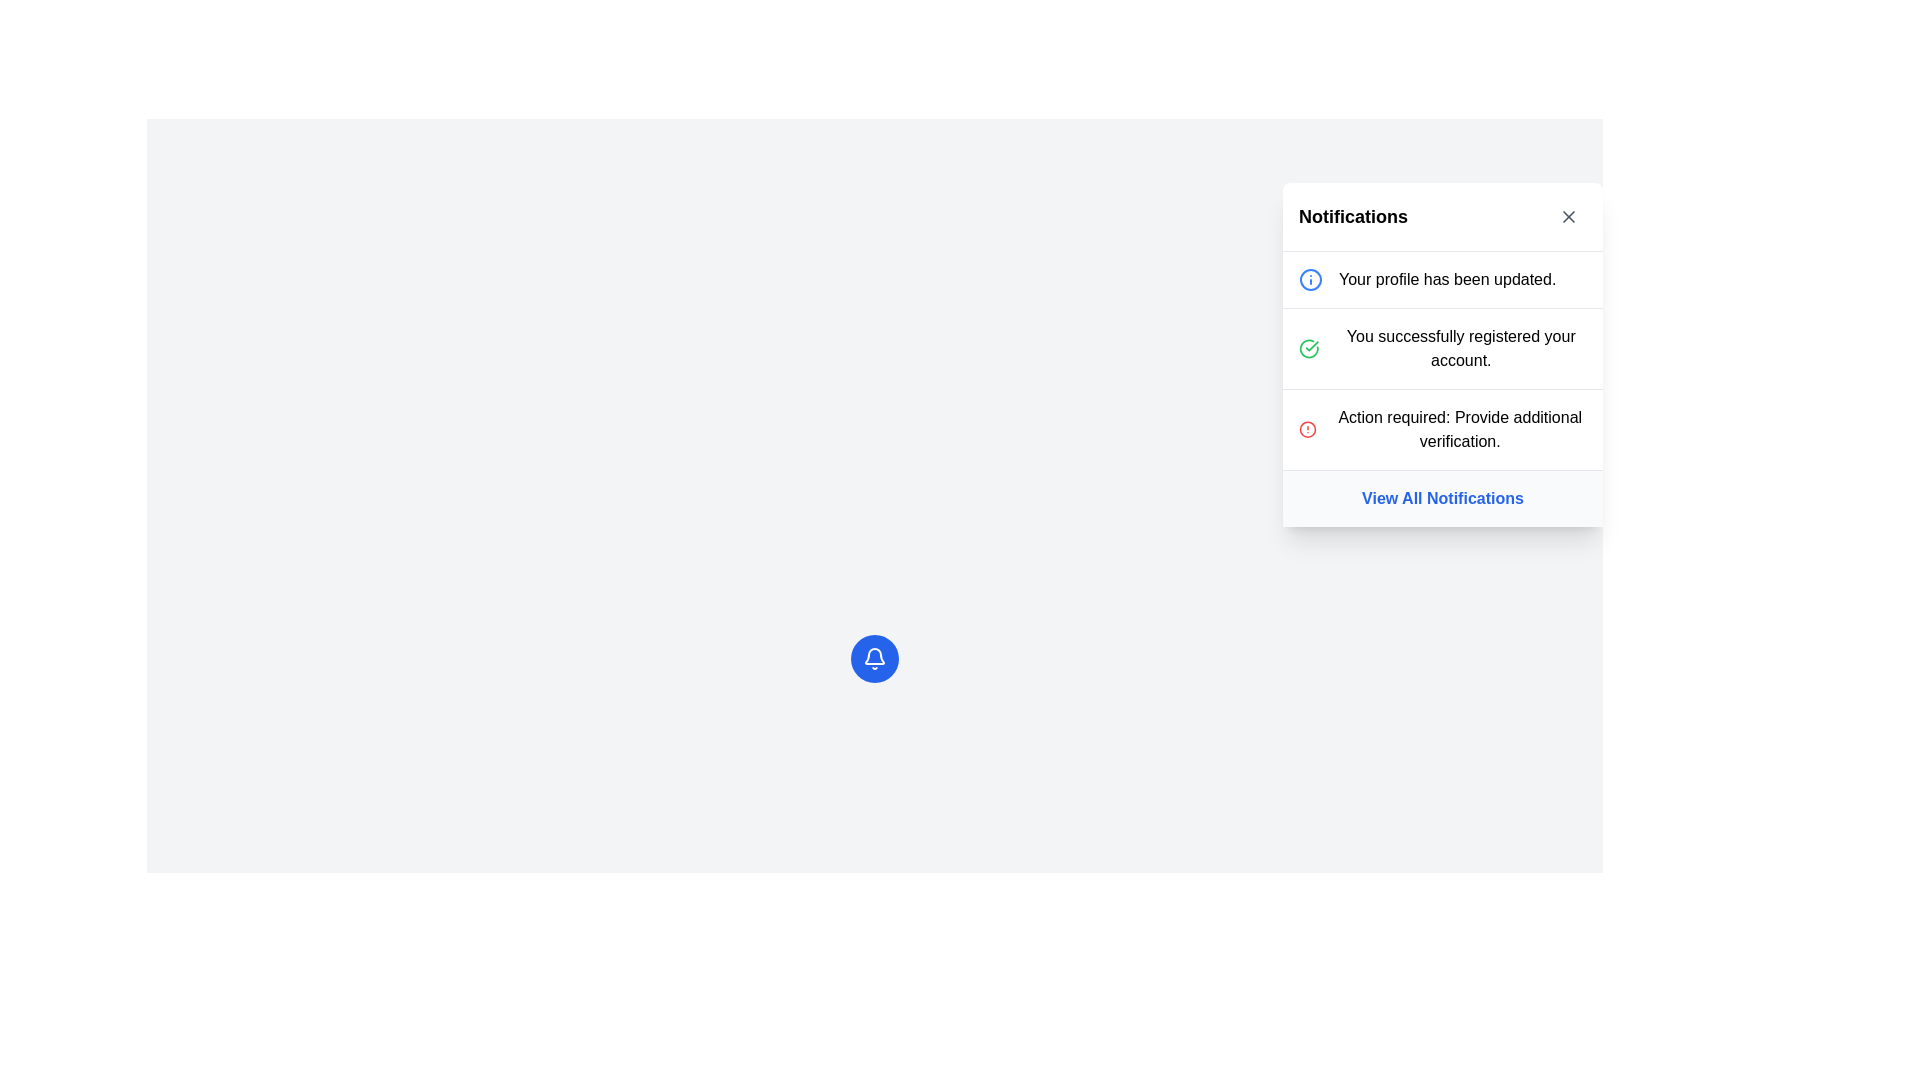  What do you see at coordinates (1312, 345) in the screenshot?
I see `the confirmation checkmark icon indicating successful account registration, located on the second notification item in the list` at bounding box center [1312, 345].